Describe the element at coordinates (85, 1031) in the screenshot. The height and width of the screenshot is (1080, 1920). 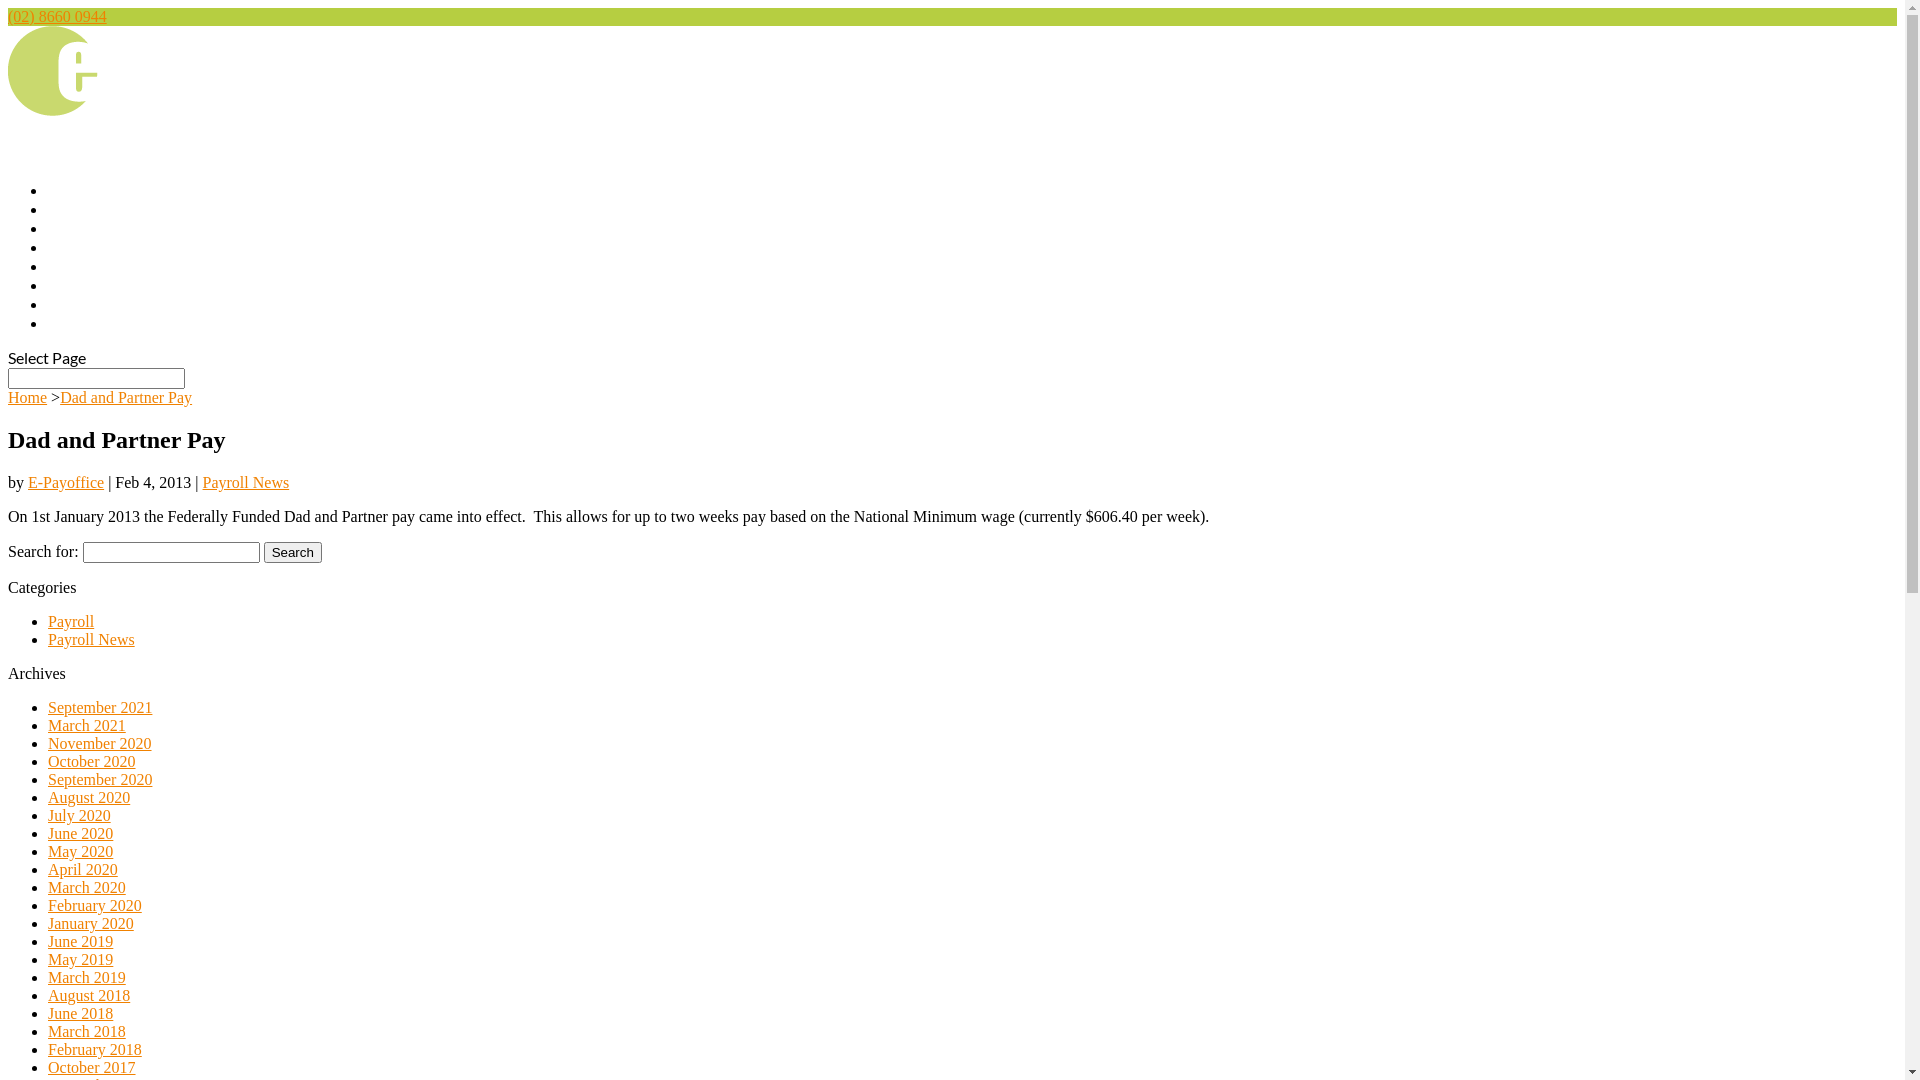
I see `'March 2018'` at that location.